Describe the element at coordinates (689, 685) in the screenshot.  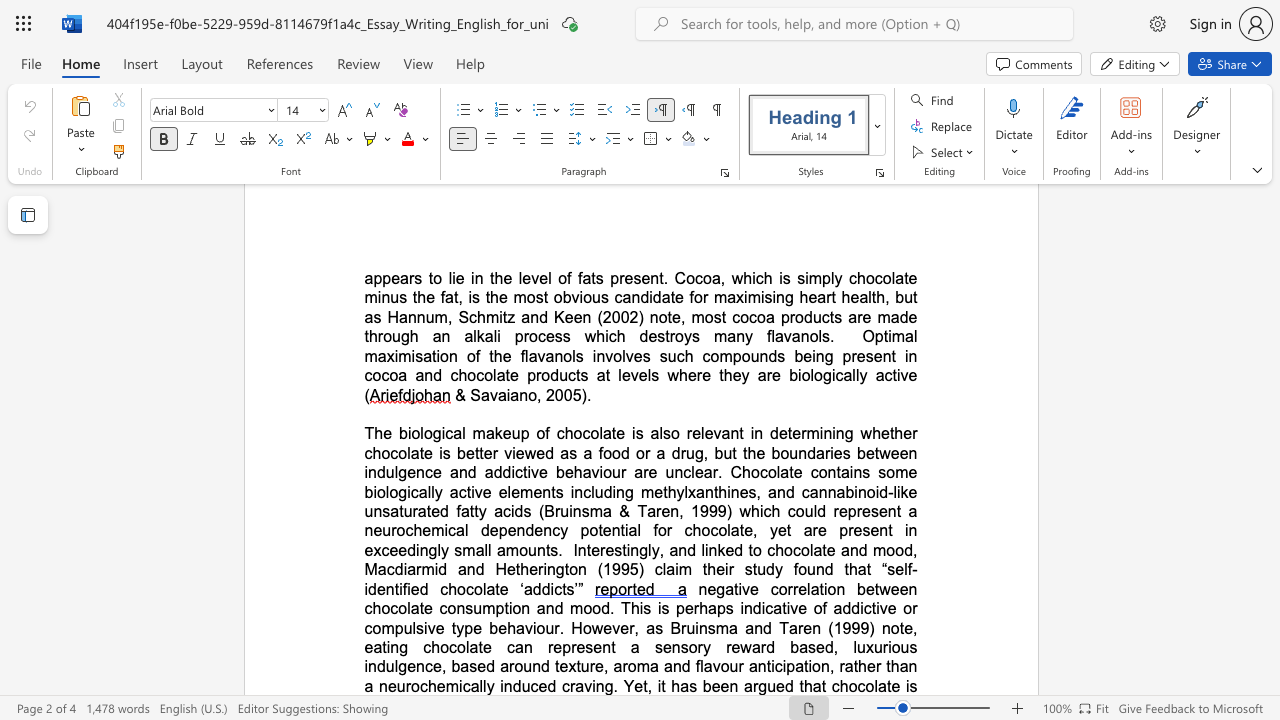
I see `the subset text "s been argued that" within the text "and flavour anticipation, rather than a neurochemically induced craving. Yet, it has been argued that chocolate"` at that location.